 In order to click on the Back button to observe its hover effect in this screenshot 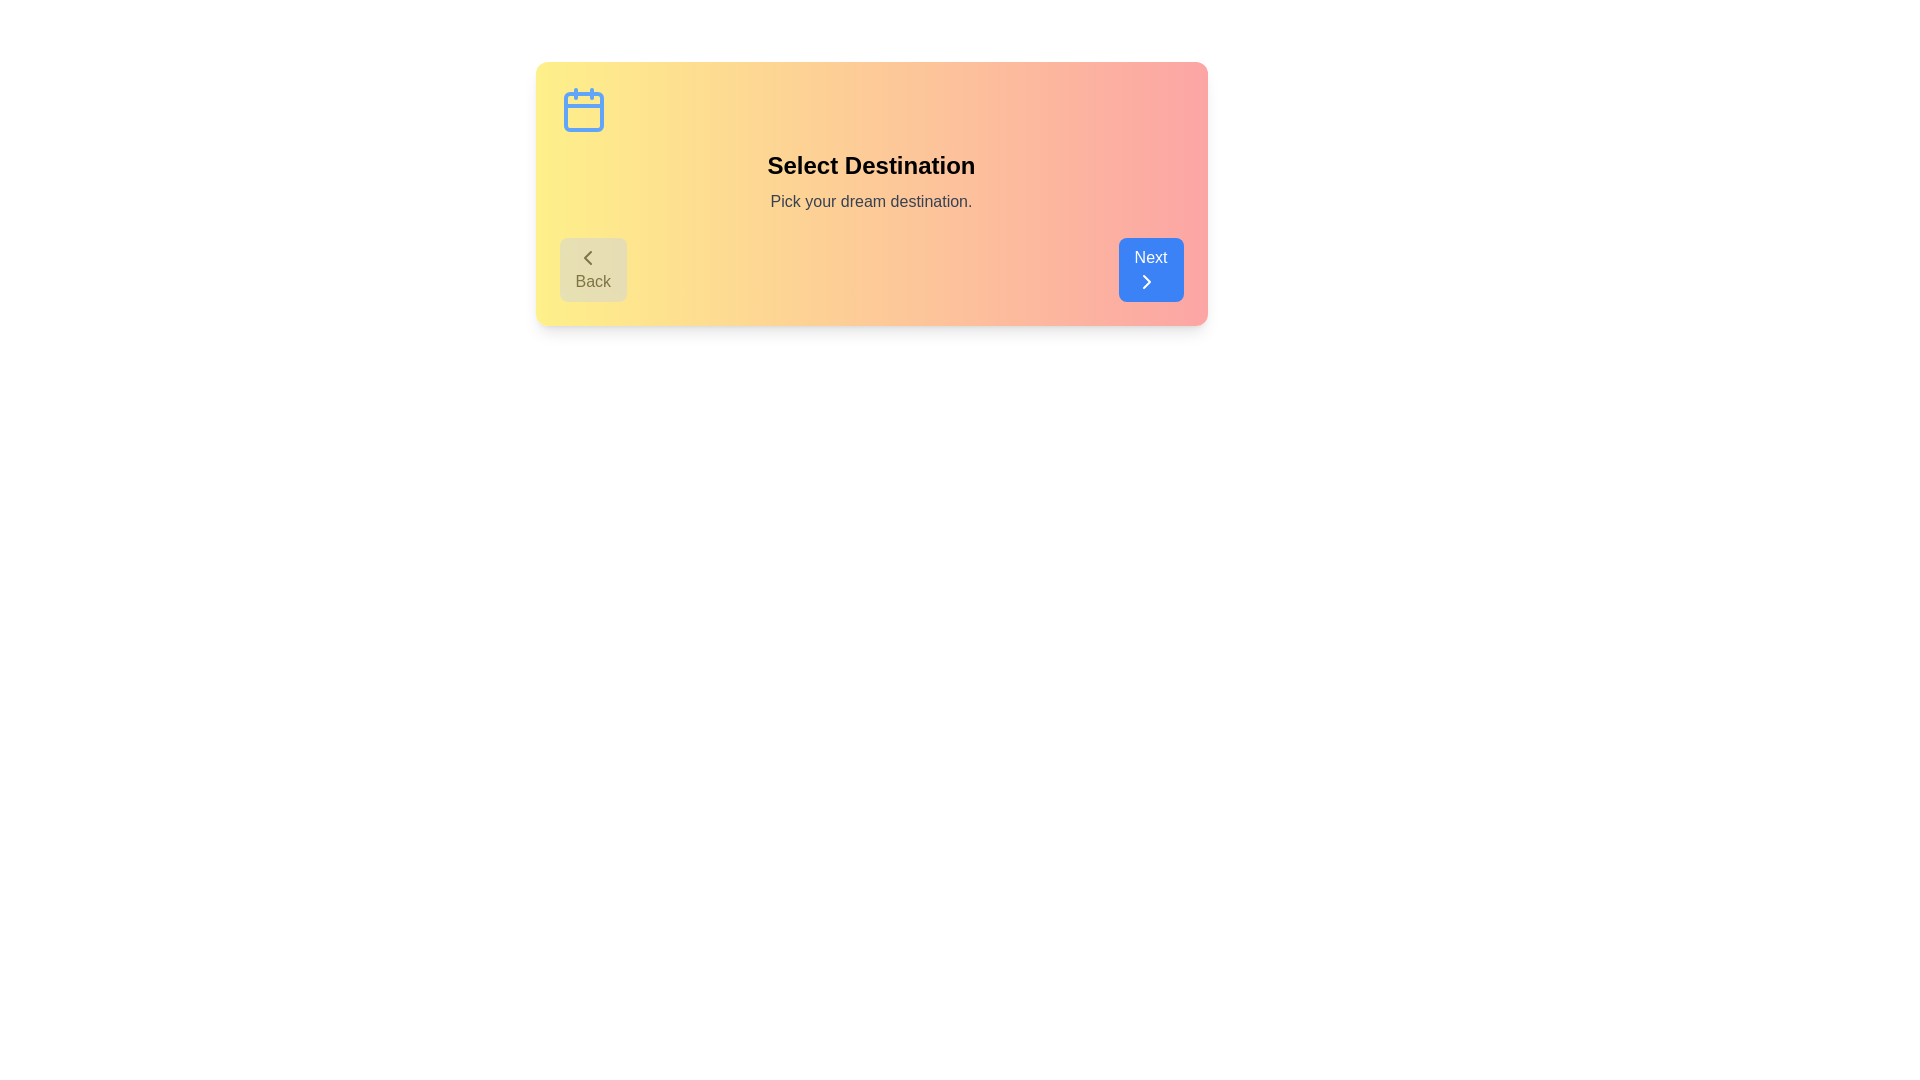, I will do `click(592, 270)`.